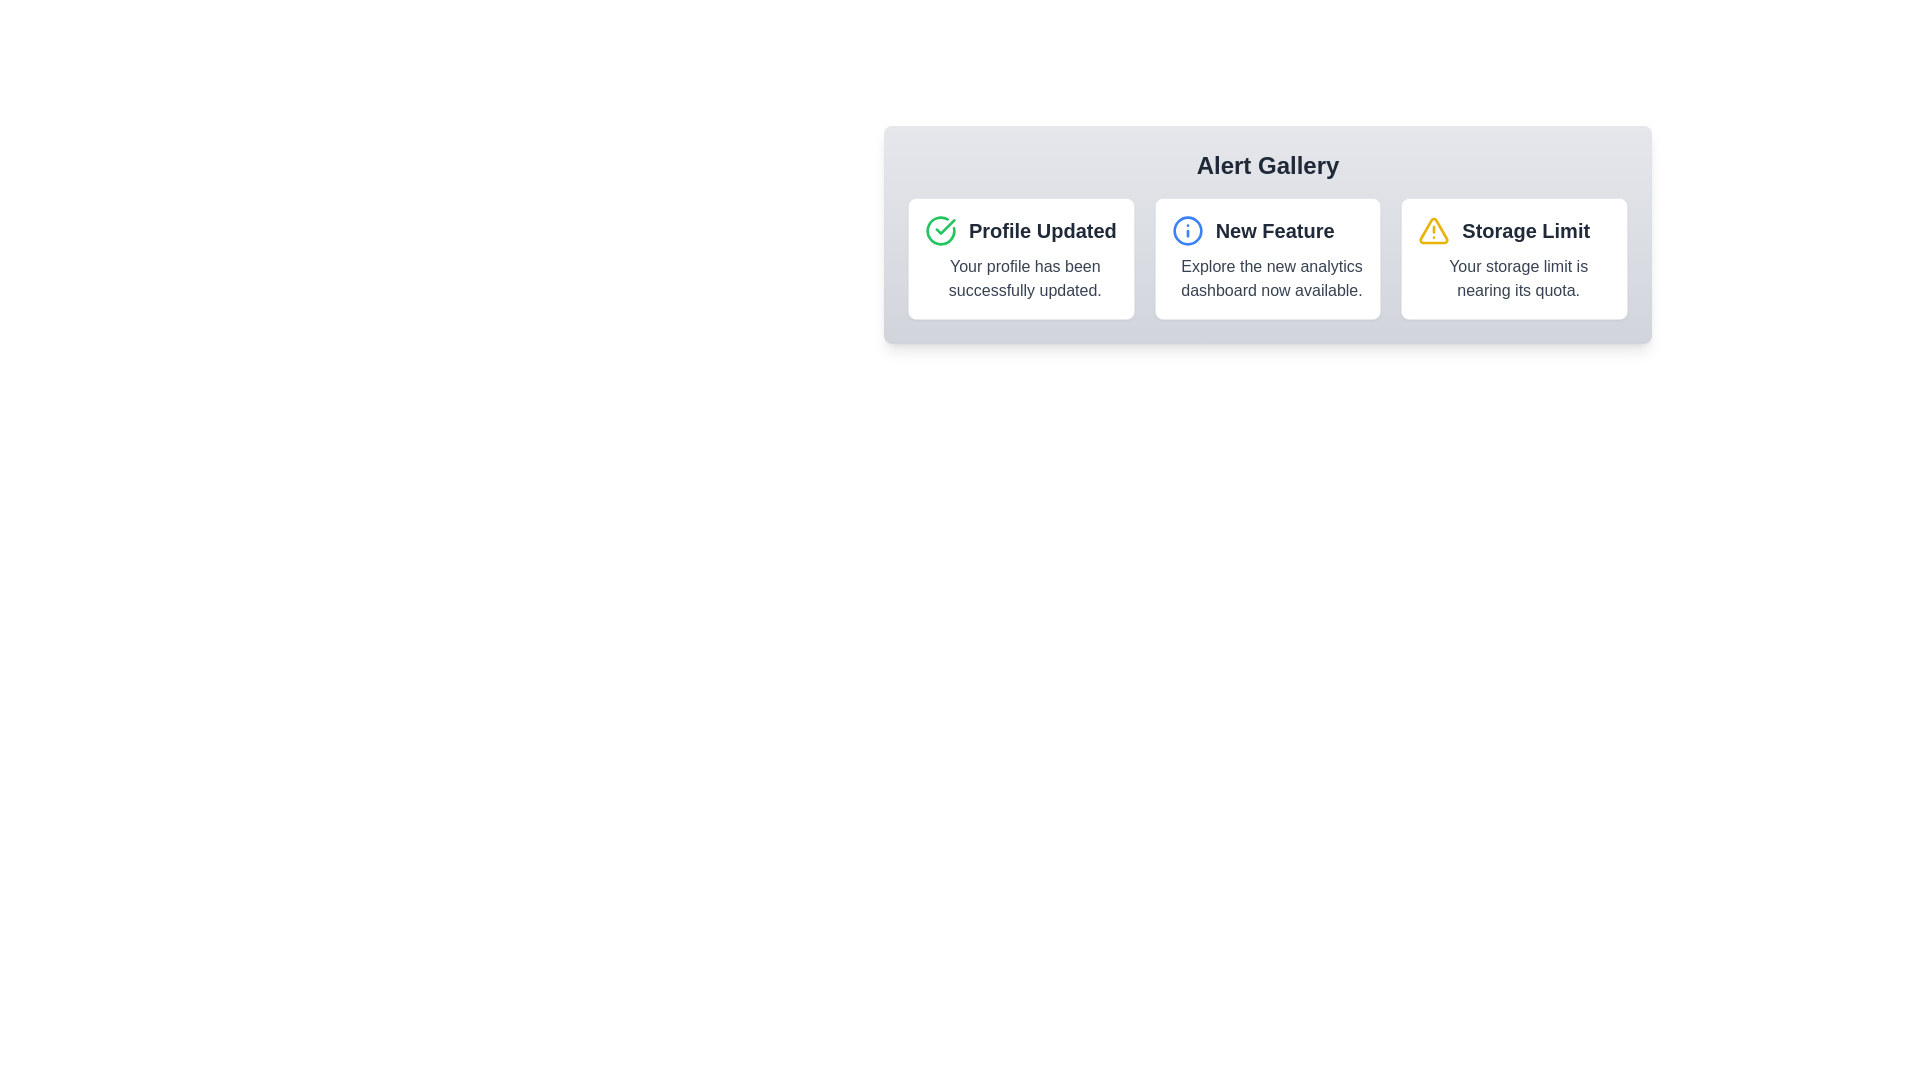  I want to click on the Informational Box about the new analytics dashboard feature located beneath the 'Alert Gallery' heading, so click(1266, 257).